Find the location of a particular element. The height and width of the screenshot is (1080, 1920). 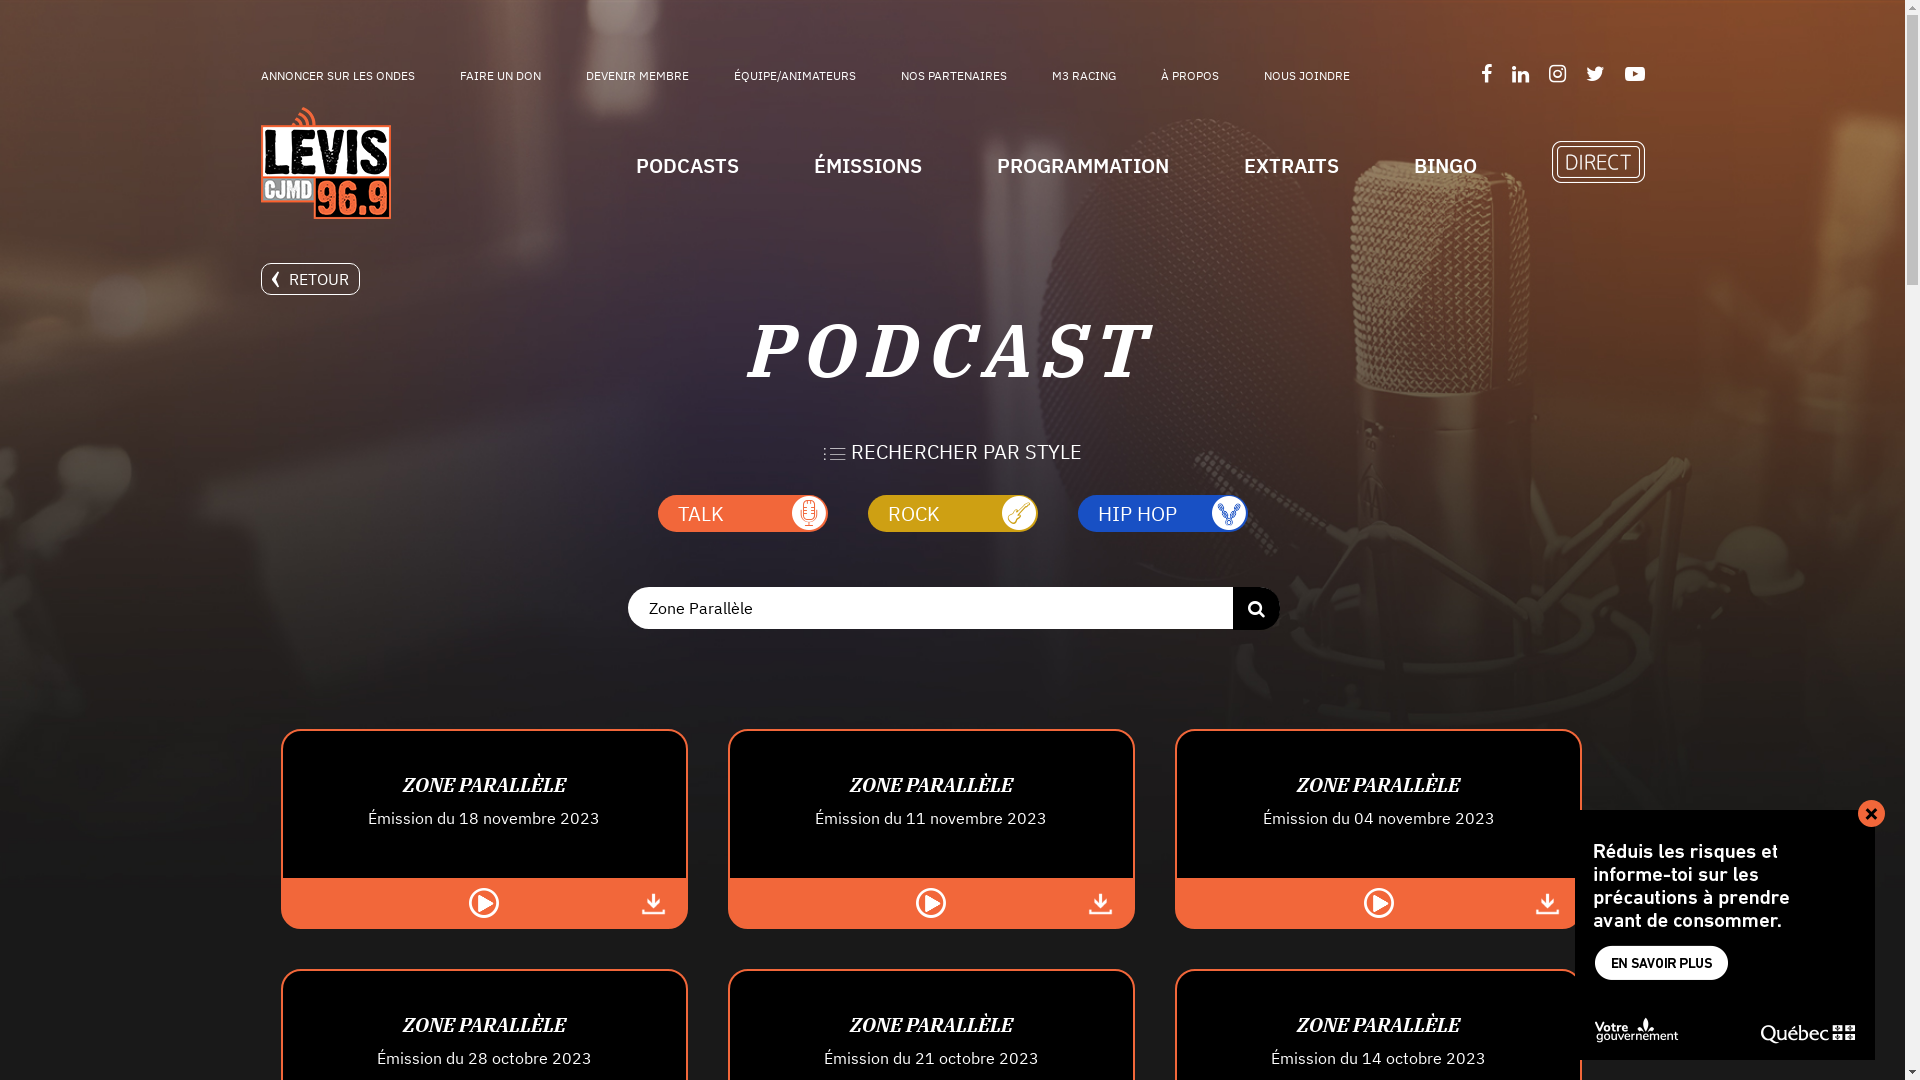

'DEVENIR MEMBRE' is located at coordinates (636, 74).